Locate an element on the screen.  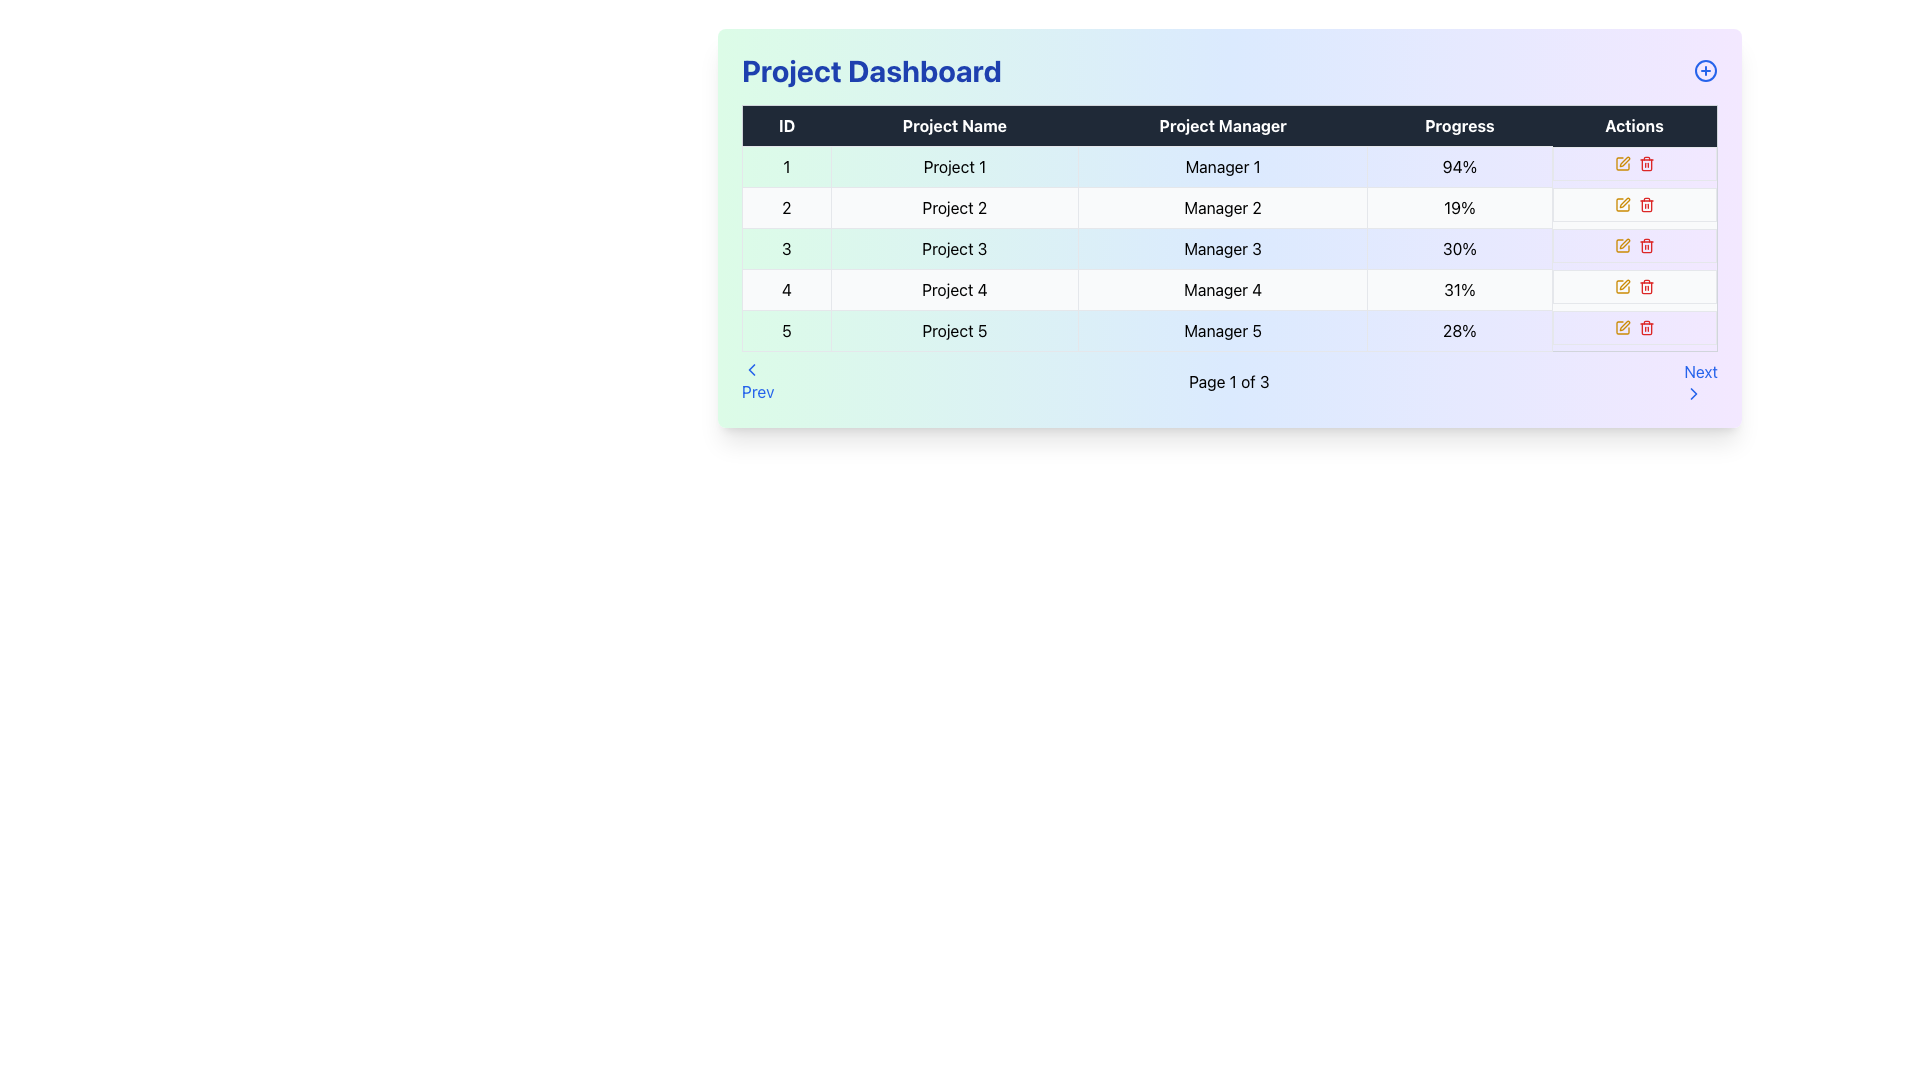
the specific cell in the second row of the project summary table for 'Project 2' to interact with its content is located at coordinates (1228, 208).